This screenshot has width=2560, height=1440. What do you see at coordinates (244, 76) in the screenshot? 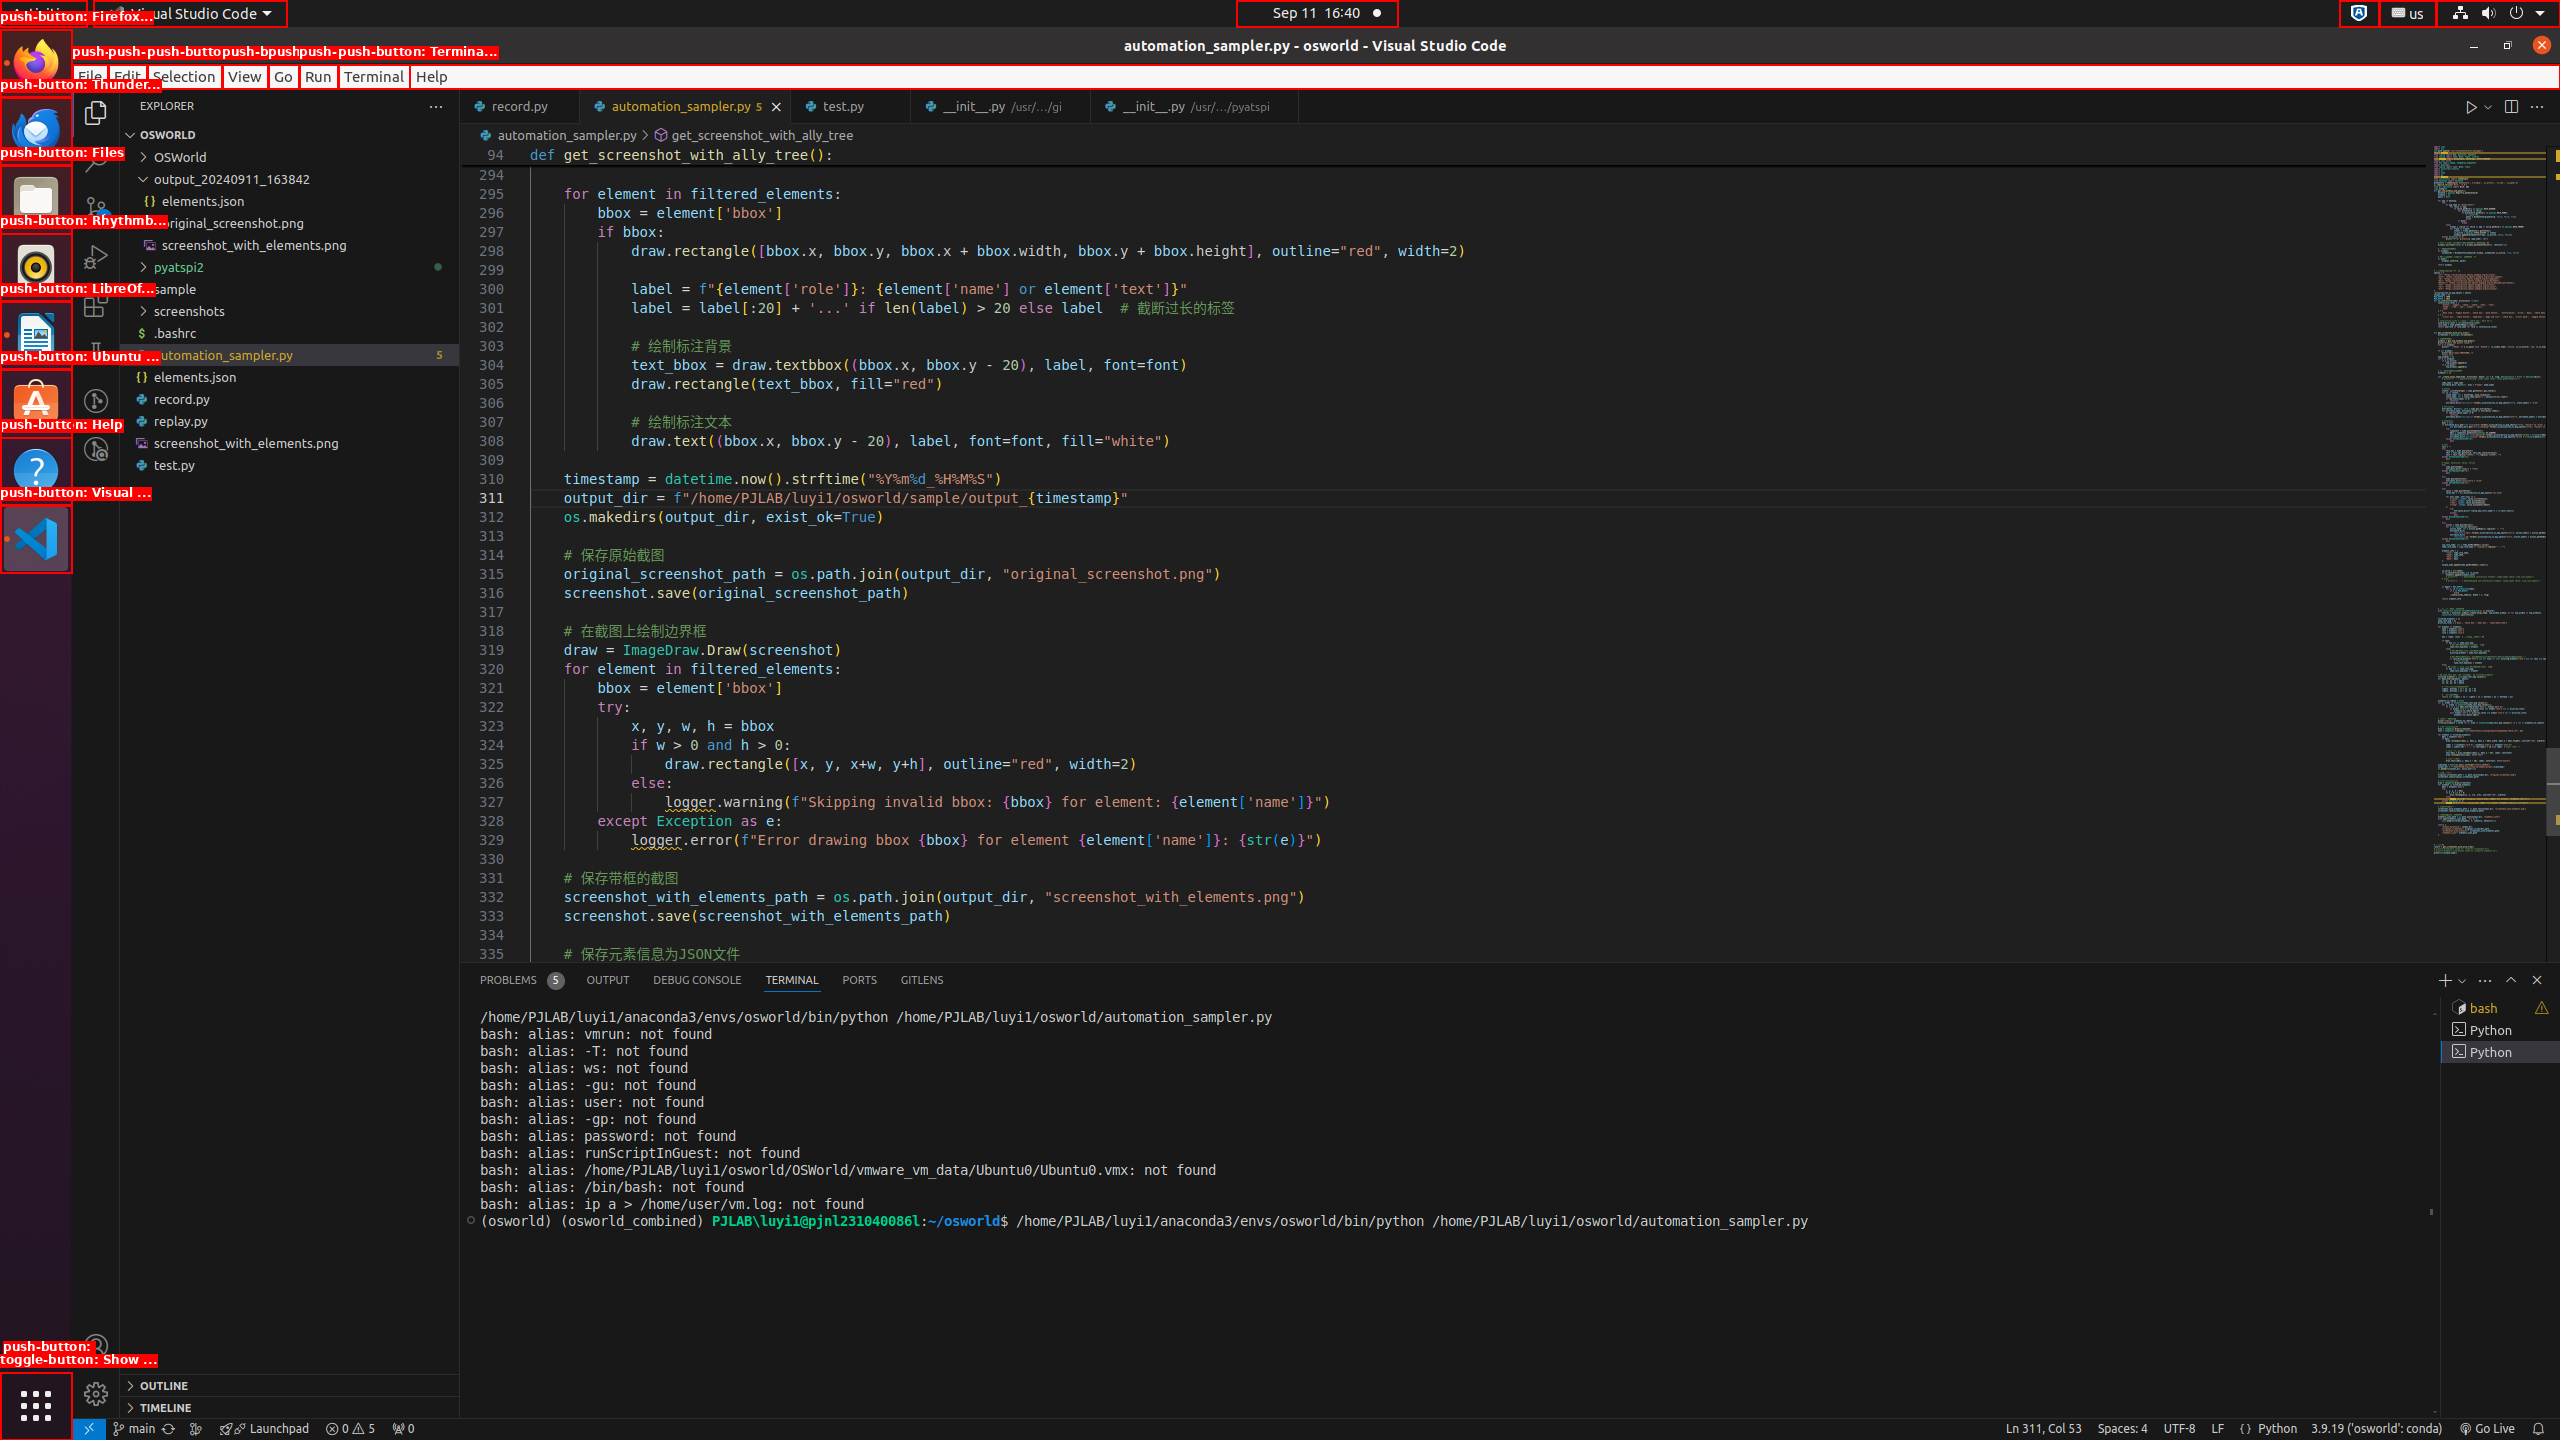
I see `'View'` at bounding box center [244, 76].